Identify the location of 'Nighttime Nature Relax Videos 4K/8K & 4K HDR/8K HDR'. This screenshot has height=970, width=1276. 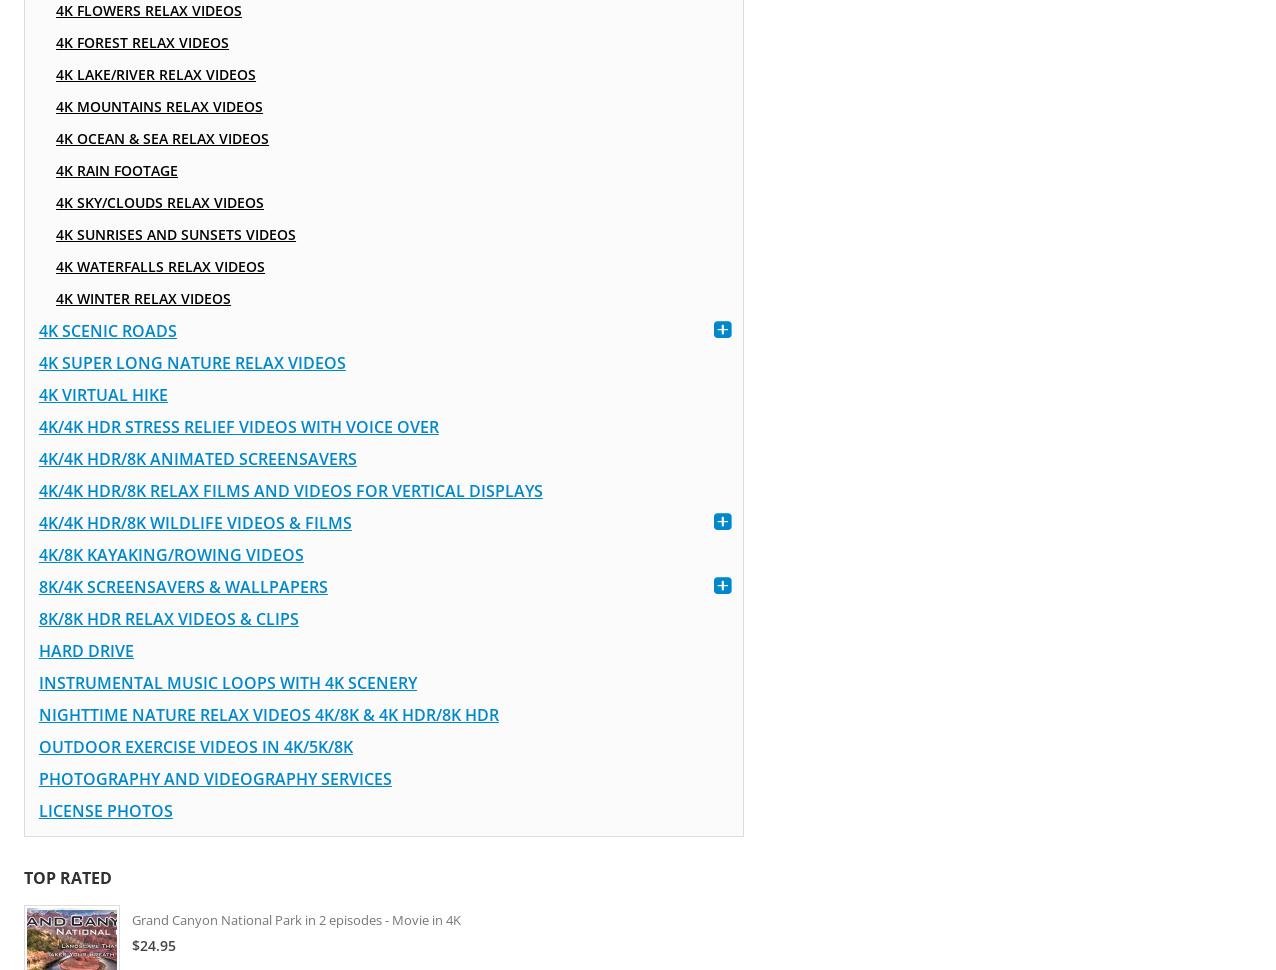
(266, 714).